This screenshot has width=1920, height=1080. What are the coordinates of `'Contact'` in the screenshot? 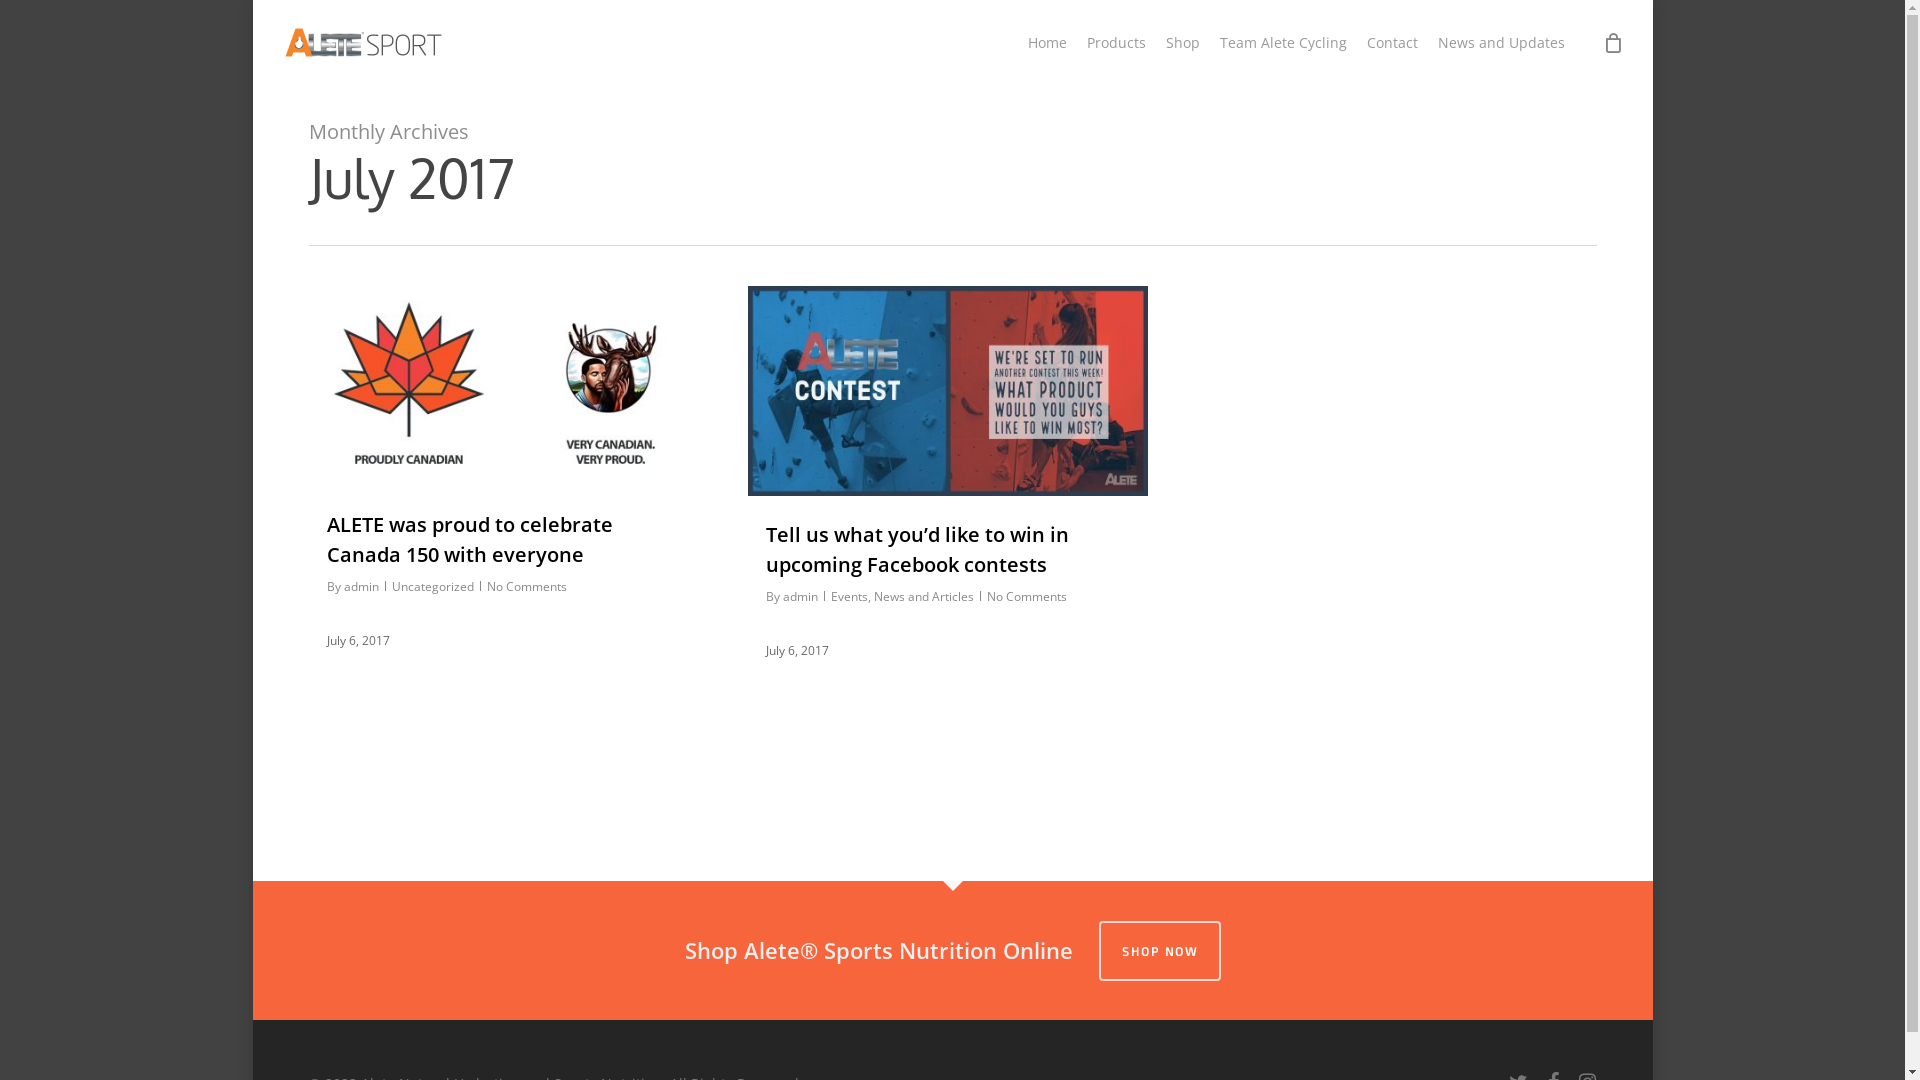 It's located at (1390, 42).